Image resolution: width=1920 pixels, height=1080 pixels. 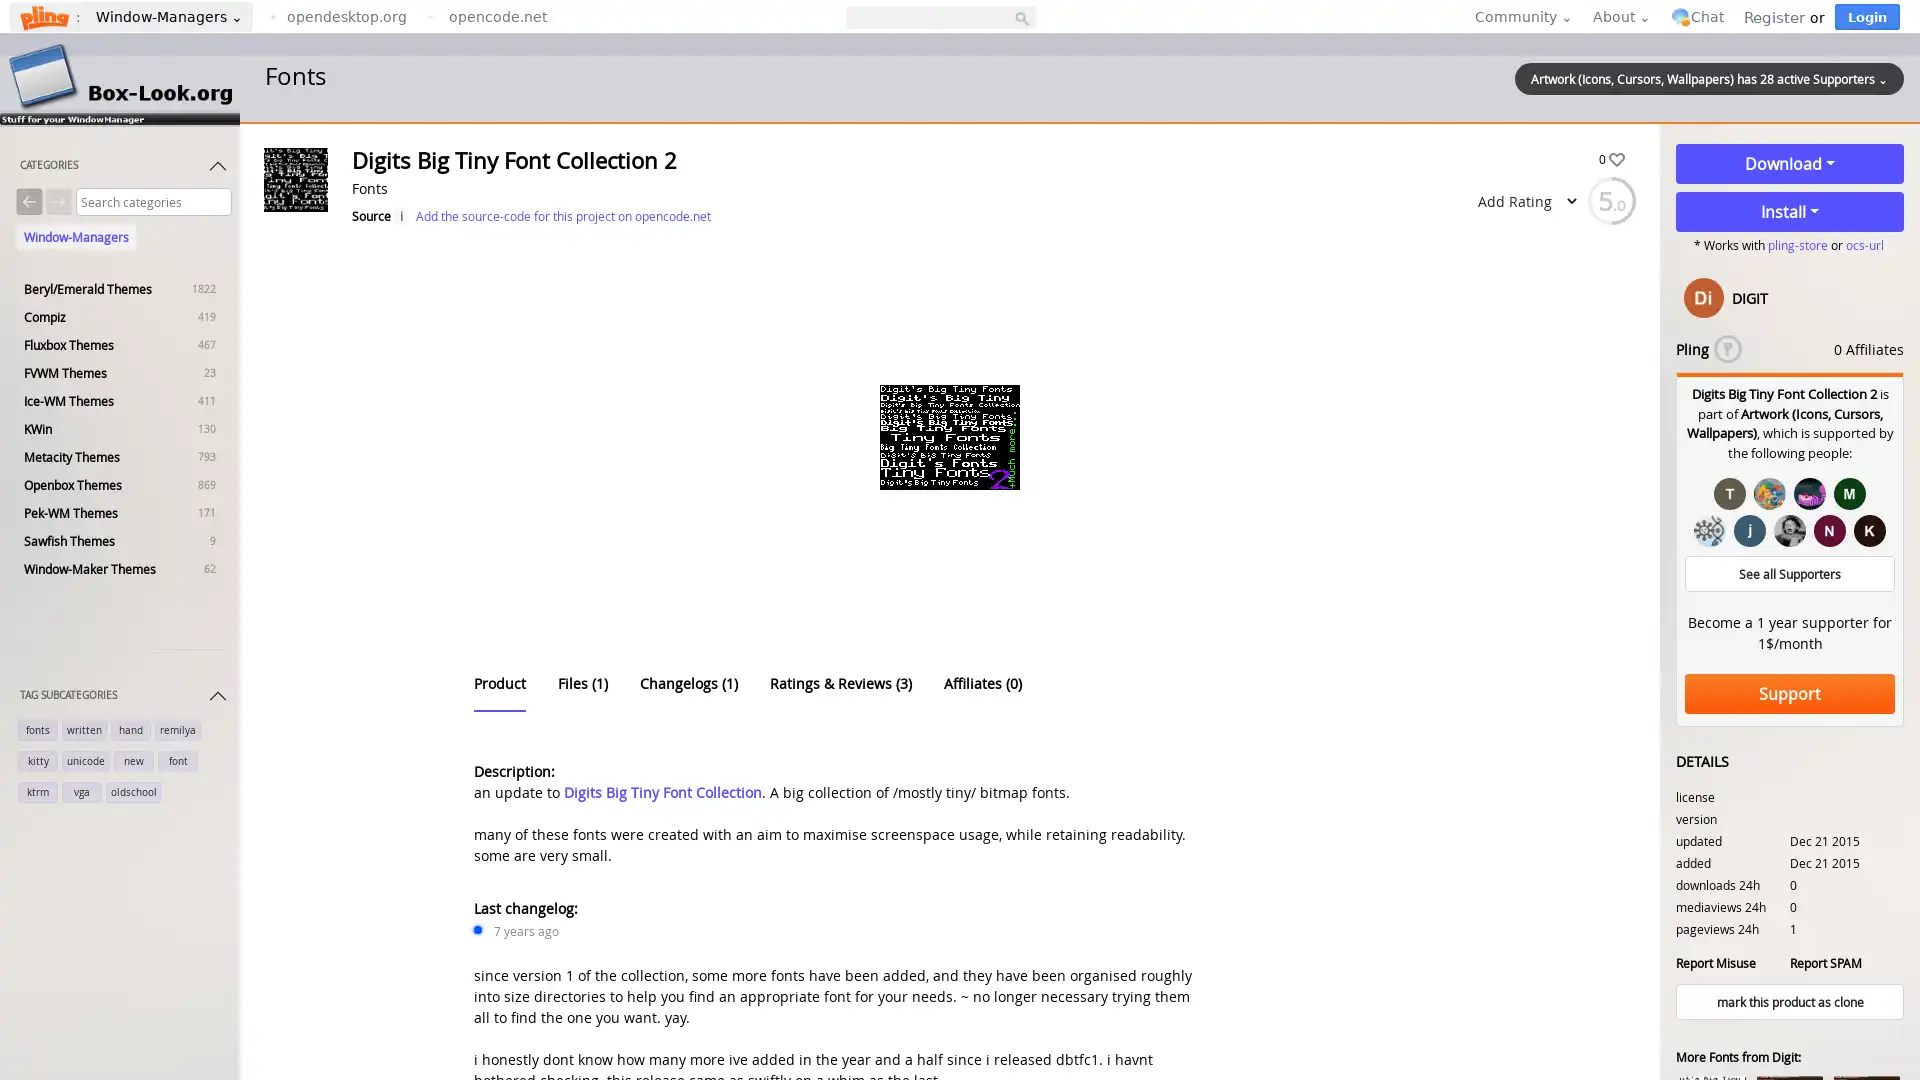 I want to click on CATEGORIES, so click(x=123, y=168).